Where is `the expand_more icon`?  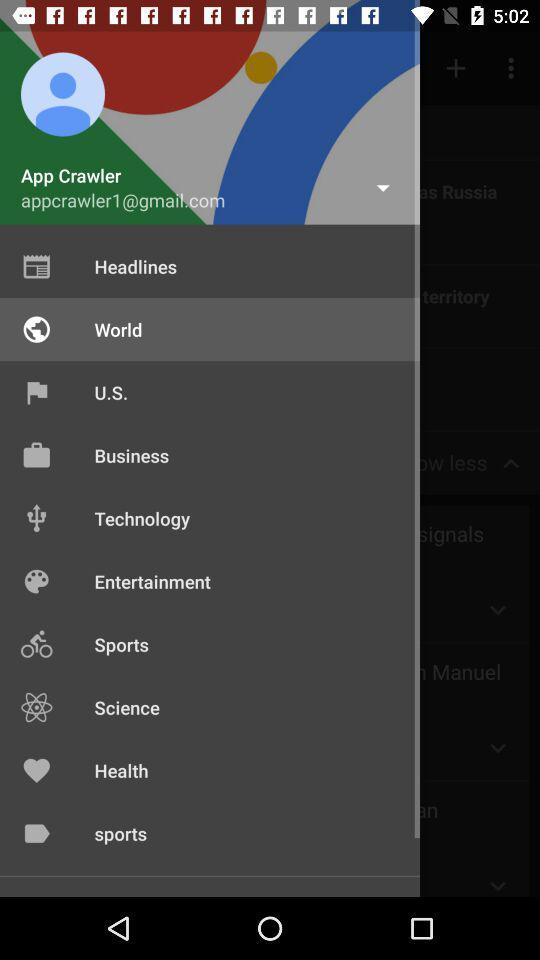 the expand_more icon is located at coordinates (496, 747).